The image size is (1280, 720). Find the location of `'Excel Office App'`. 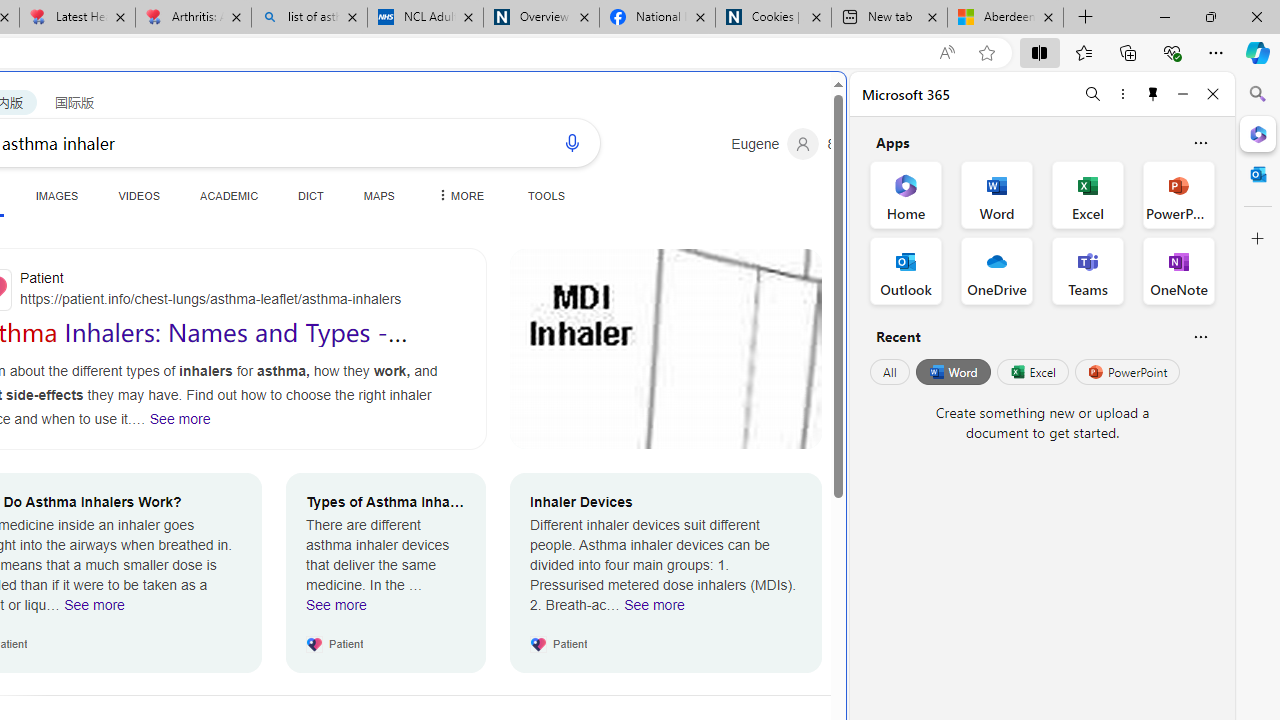

'Excel Office App' is located at coordinates (1087, 195).